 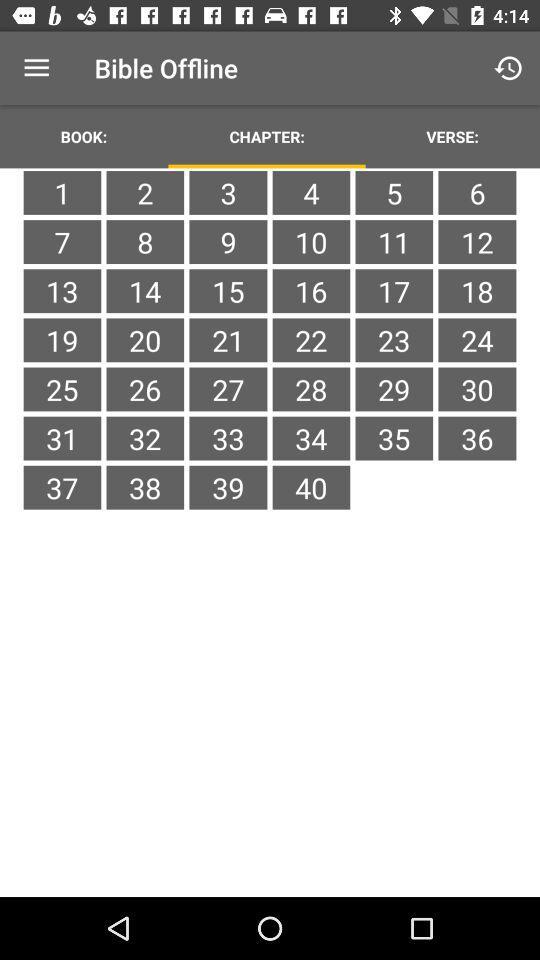 What do you see at coordinates (394, 438) in the screenshot?
I see `the 35` at bounding box center [394, 438].